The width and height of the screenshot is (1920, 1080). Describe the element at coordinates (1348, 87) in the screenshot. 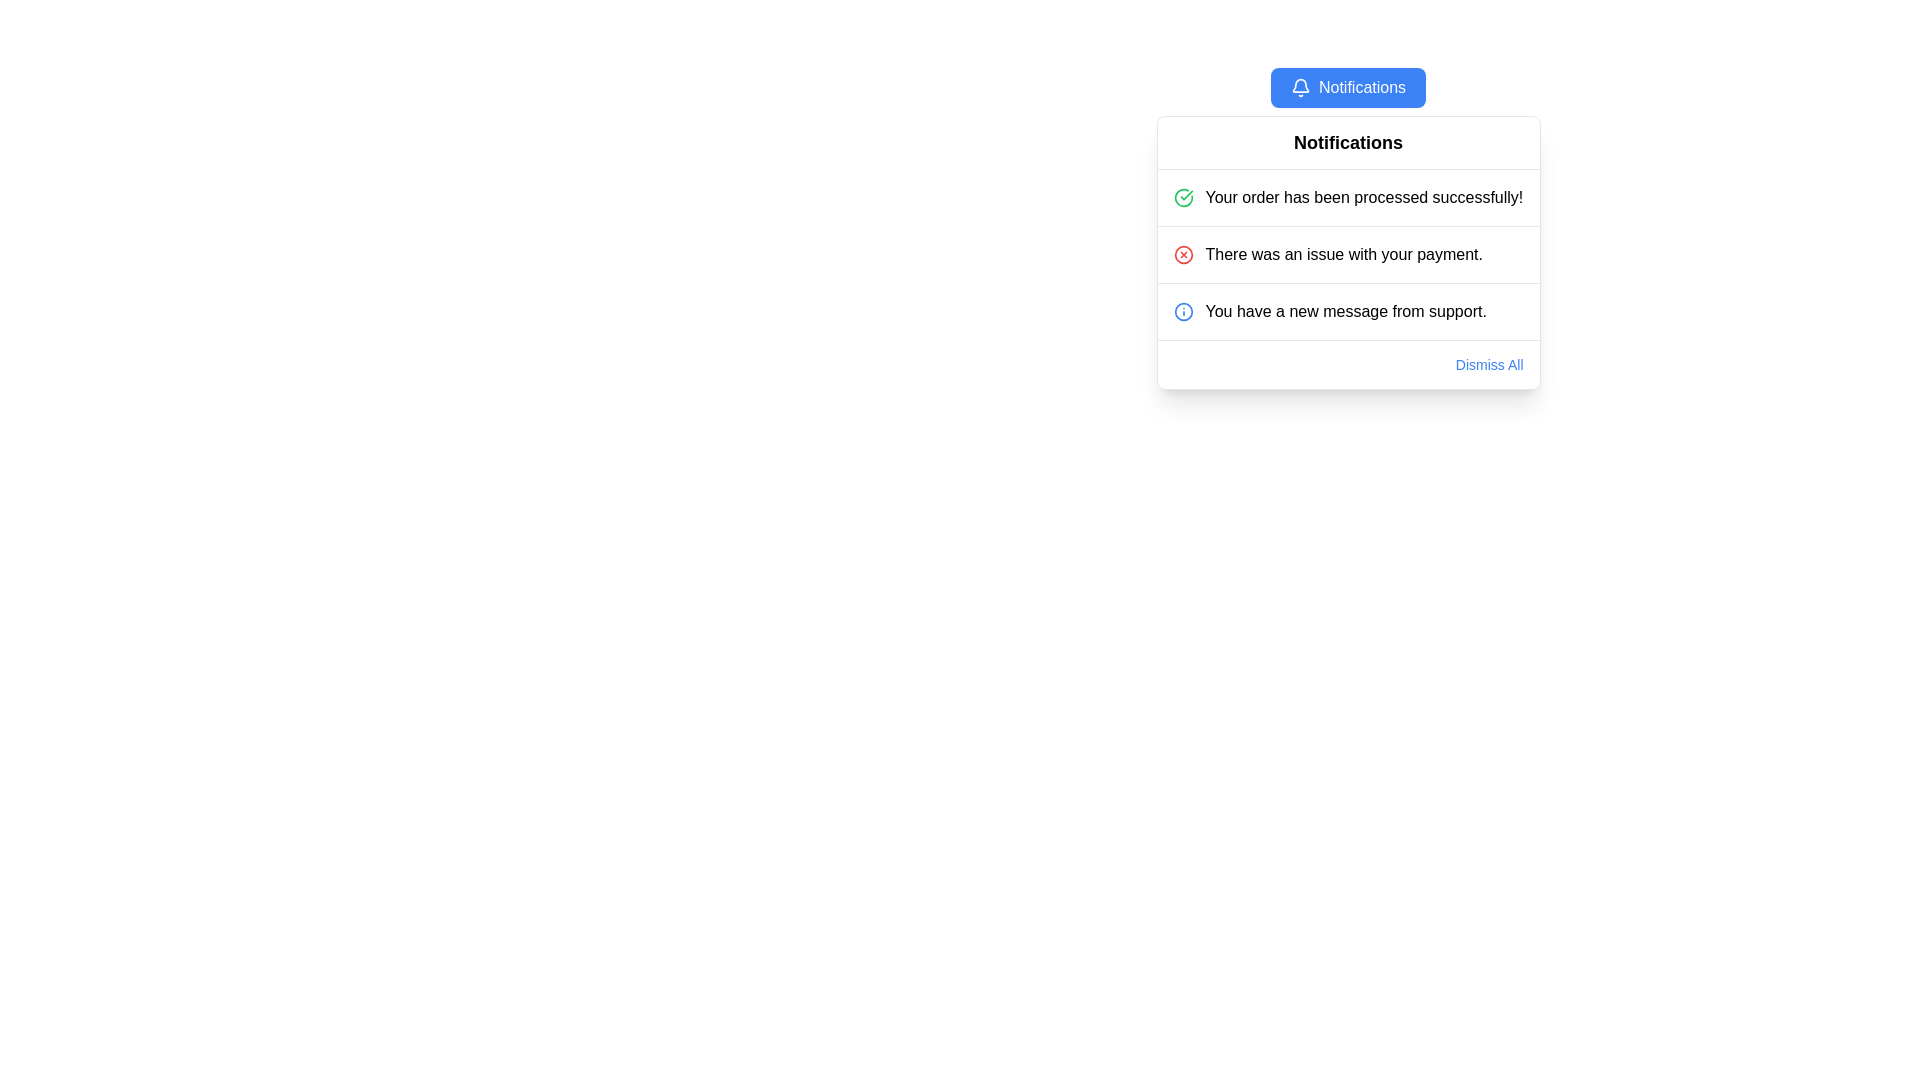

I see `the 'Notifications' button located at the top center of the notification panel` at that location.